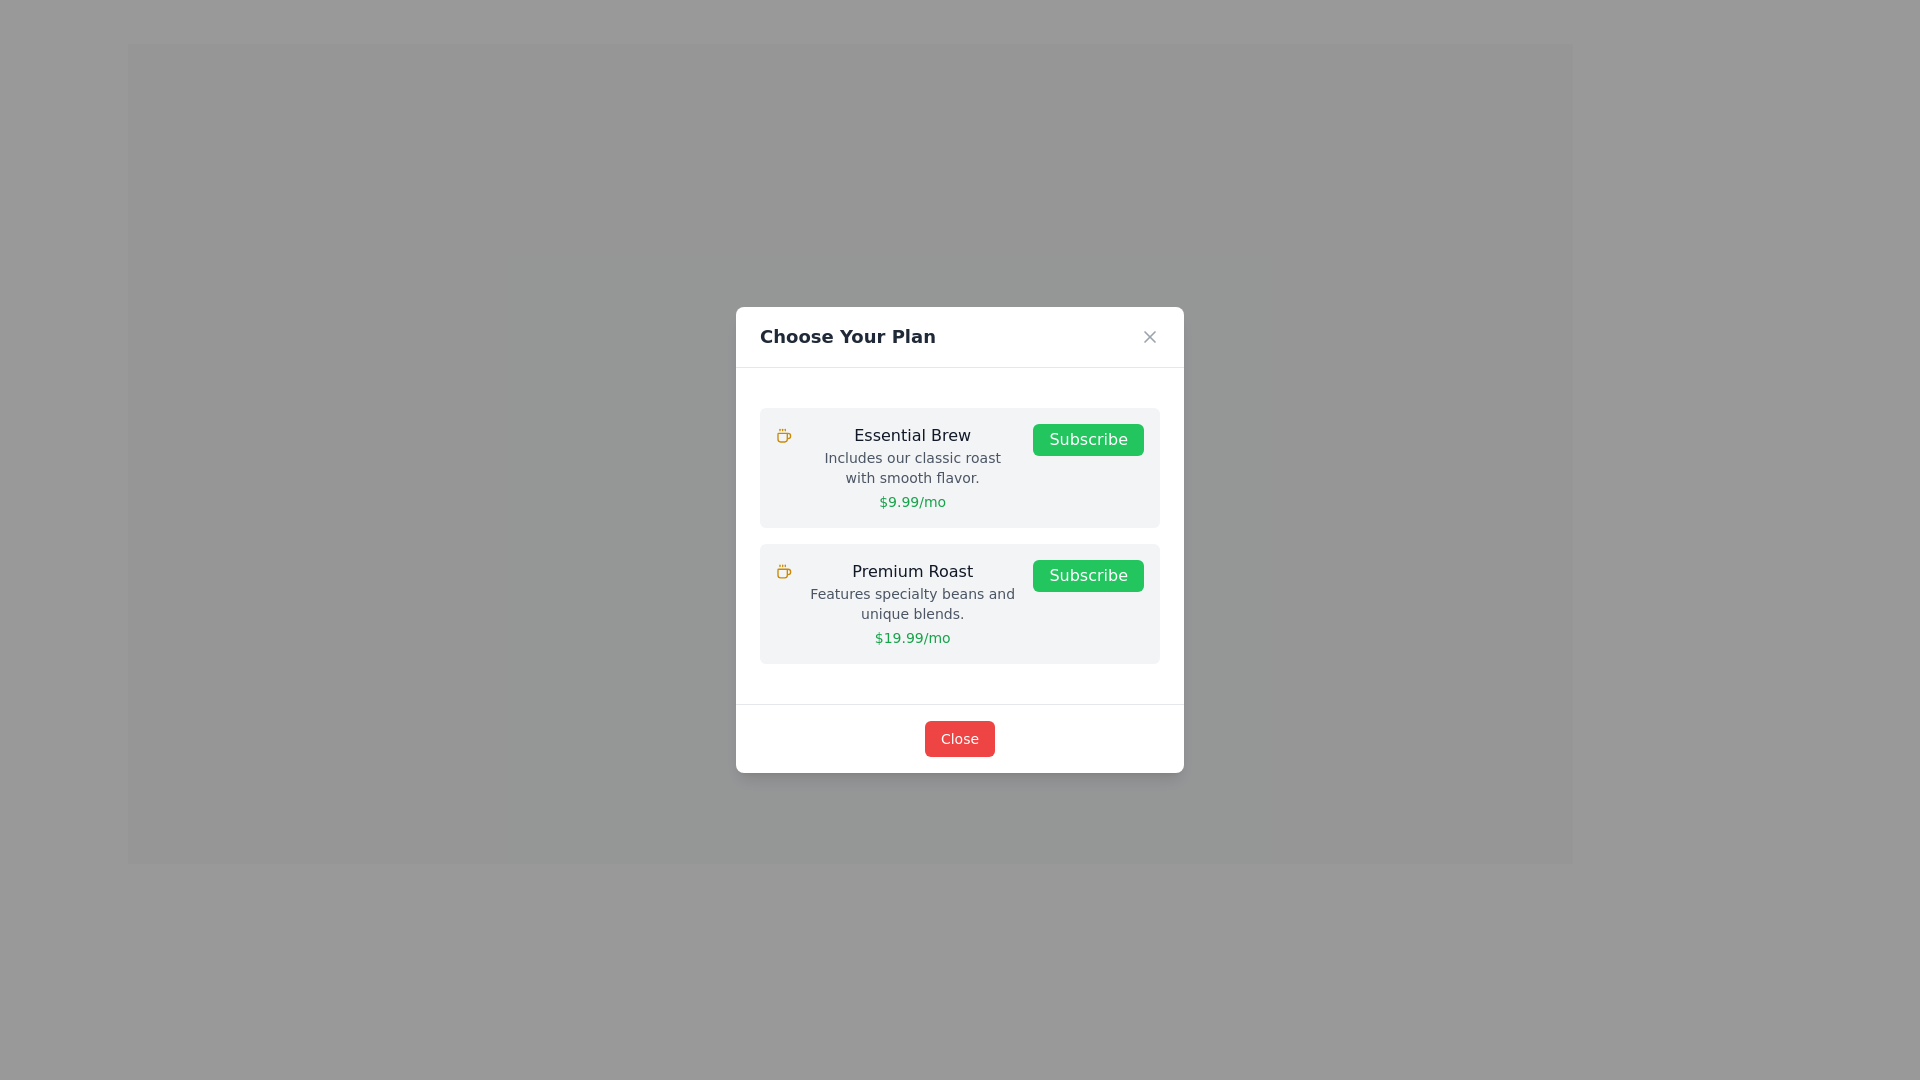 This screenshot has height=1080, width=1920. I want to click on the text label displaying '$19.99/mo' in green, located beneath the subscription description in the second subscription card (Premium Roast), so click(911, 637).